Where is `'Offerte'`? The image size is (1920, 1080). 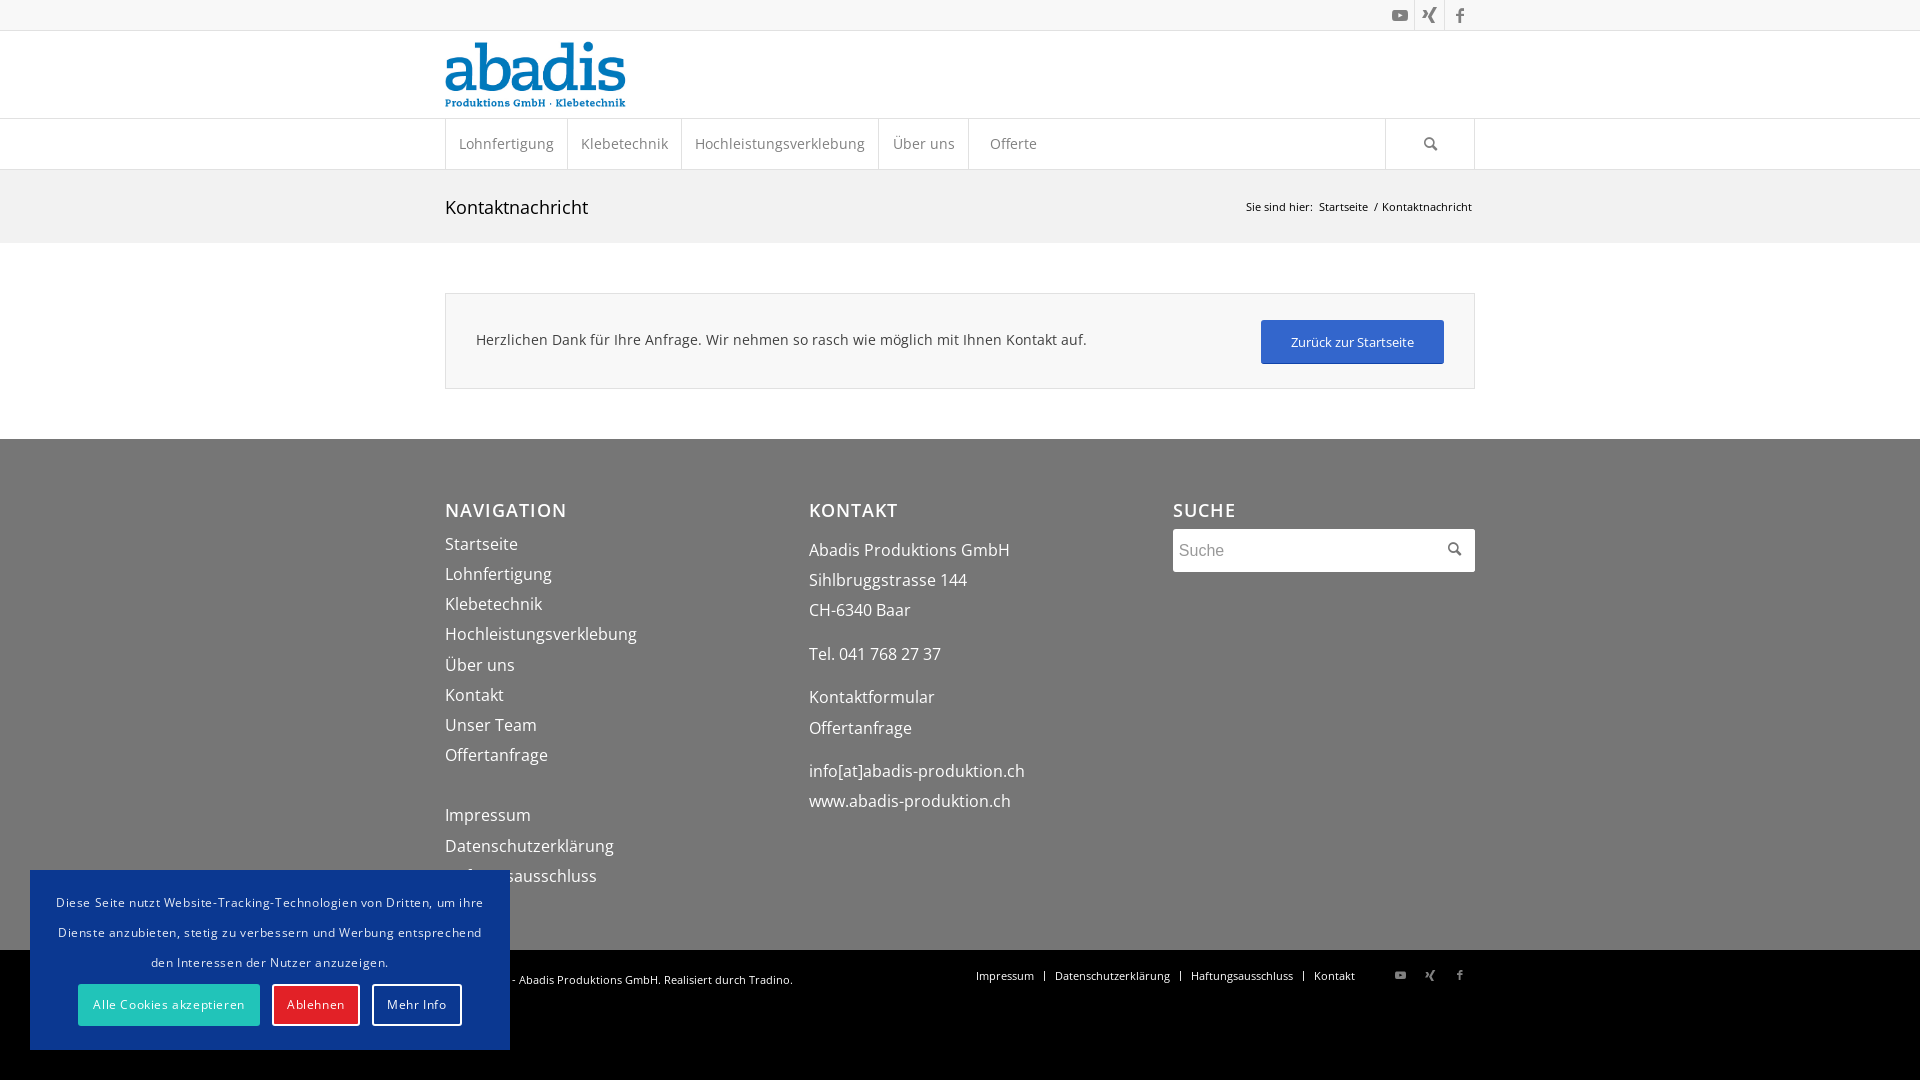
'Offerte' is located at coordinates (1012, 142).